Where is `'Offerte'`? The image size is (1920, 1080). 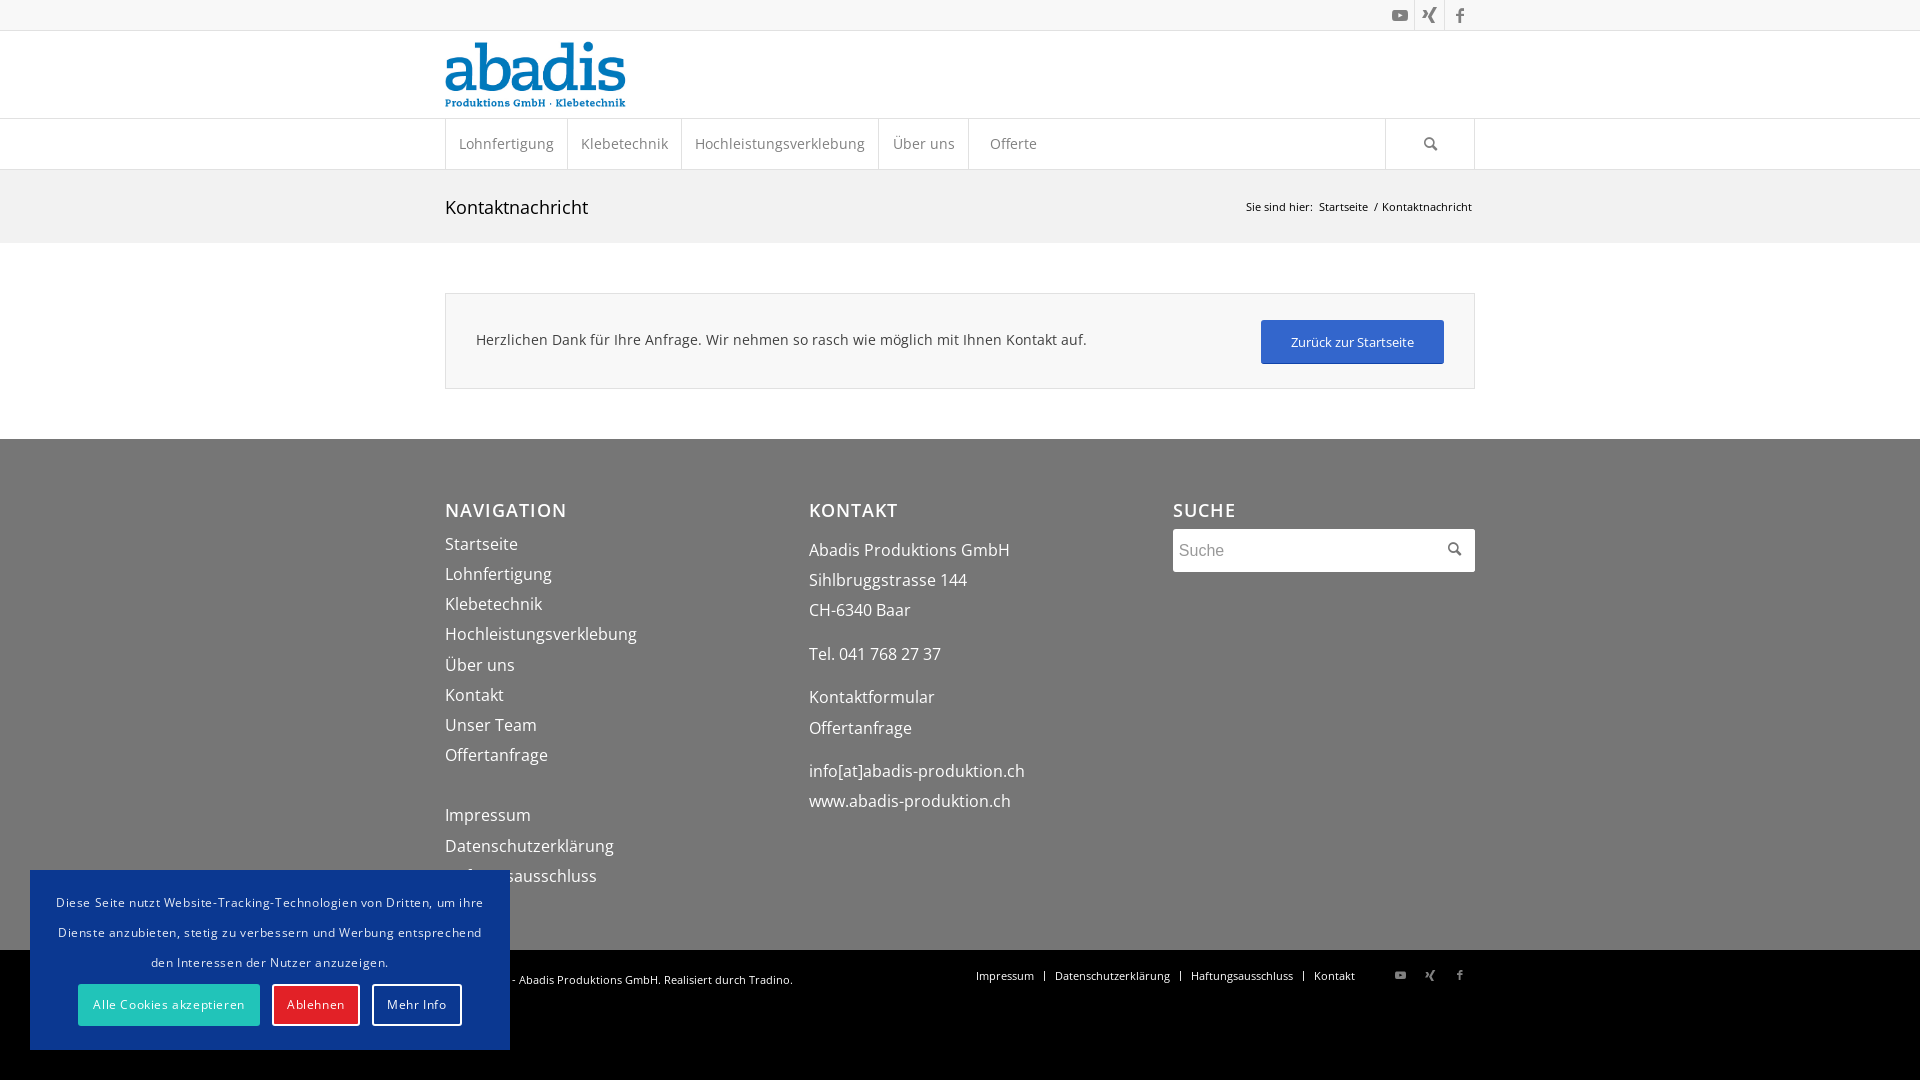
'Offerte' is located at coordinates (1012, 142).